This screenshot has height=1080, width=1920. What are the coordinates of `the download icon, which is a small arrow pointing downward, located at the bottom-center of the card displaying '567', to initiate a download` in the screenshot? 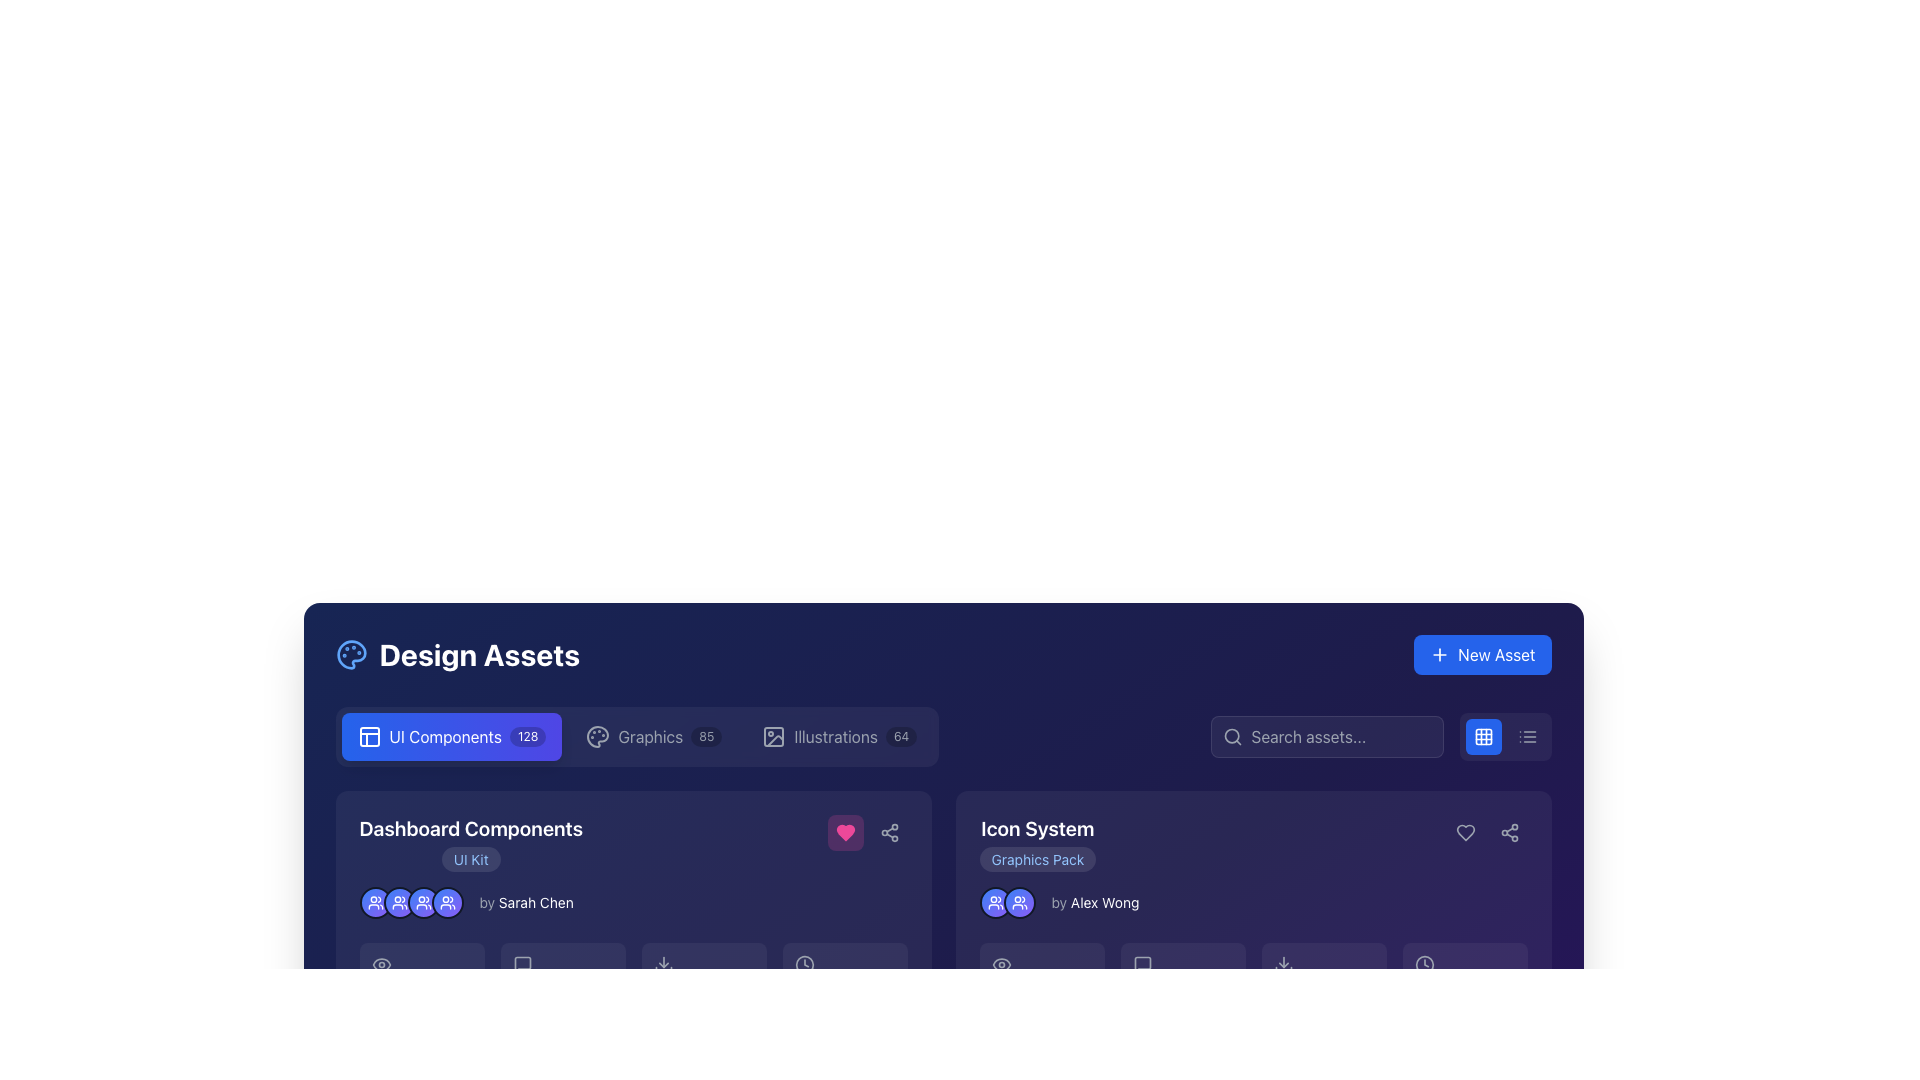 It's located at (1283, 963).